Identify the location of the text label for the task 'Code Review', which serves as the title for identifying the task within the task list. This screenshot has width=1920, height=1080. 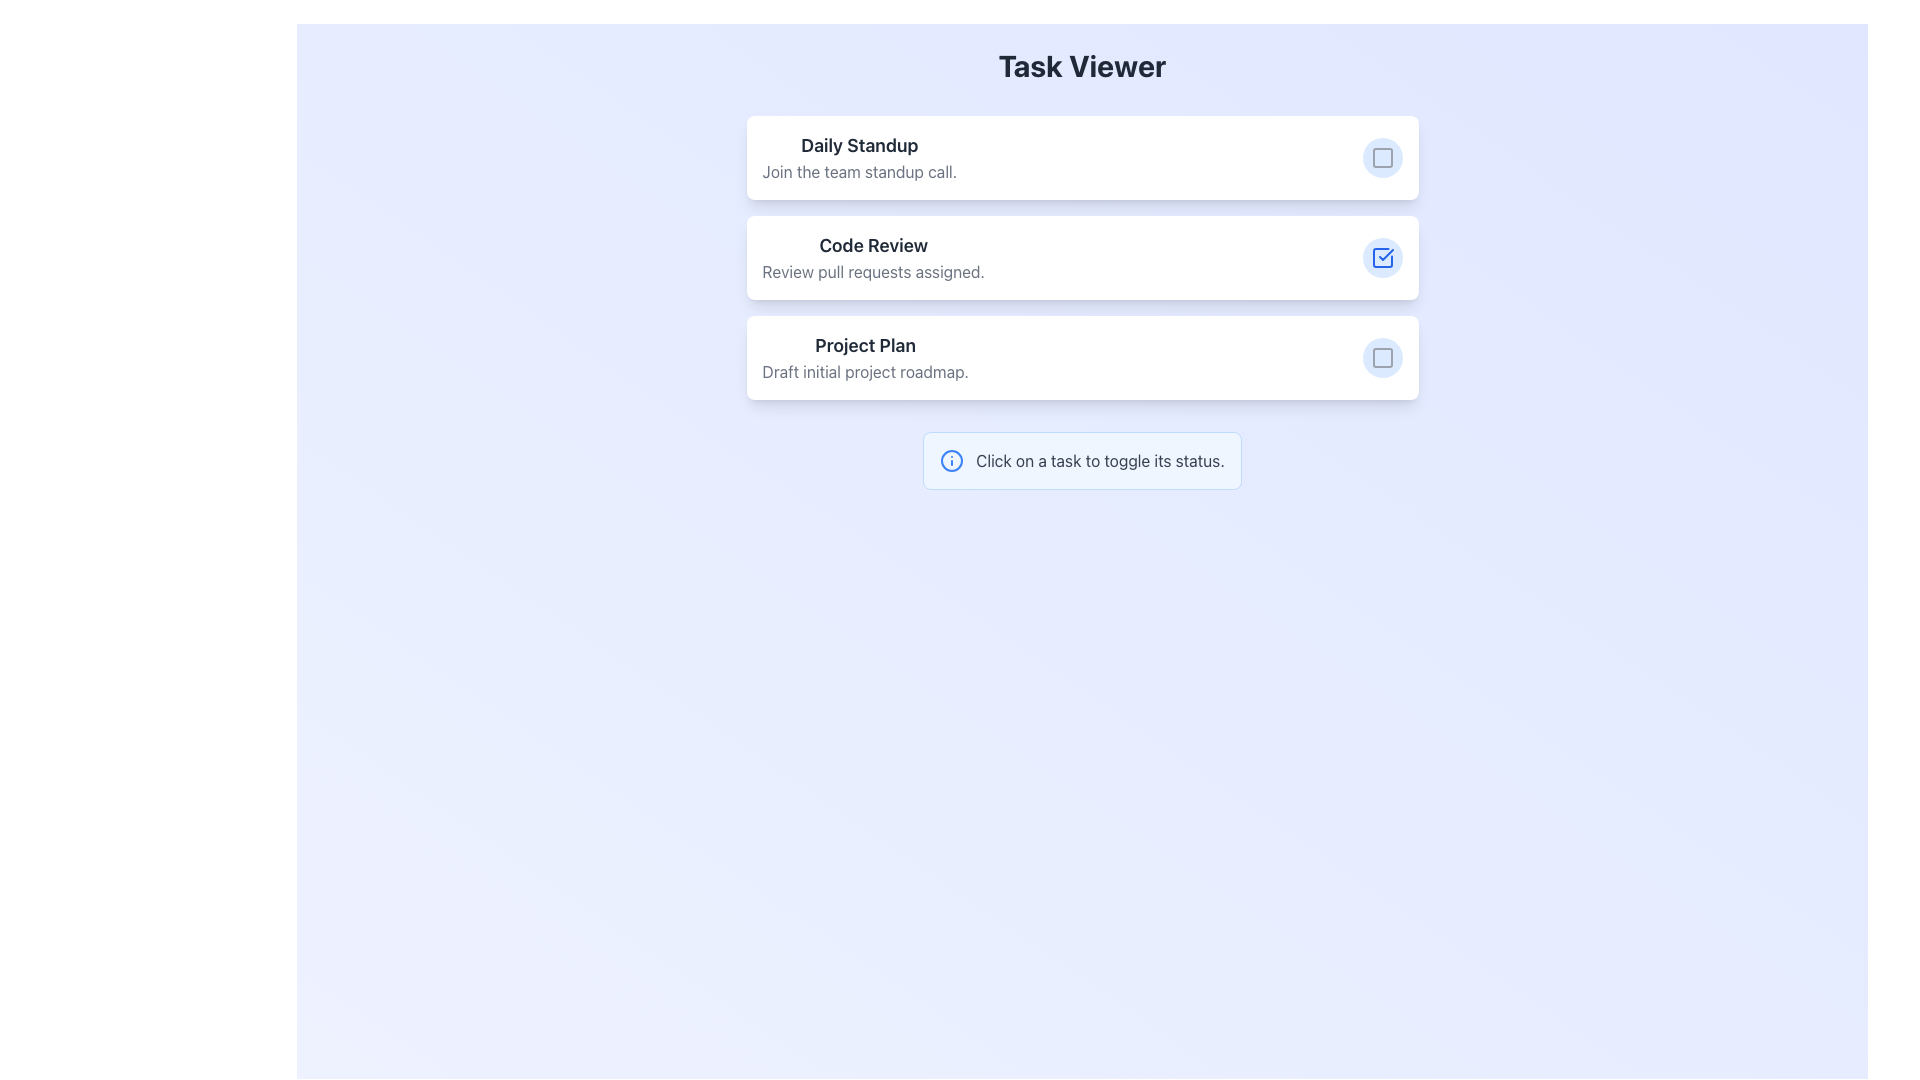
(873, 245).